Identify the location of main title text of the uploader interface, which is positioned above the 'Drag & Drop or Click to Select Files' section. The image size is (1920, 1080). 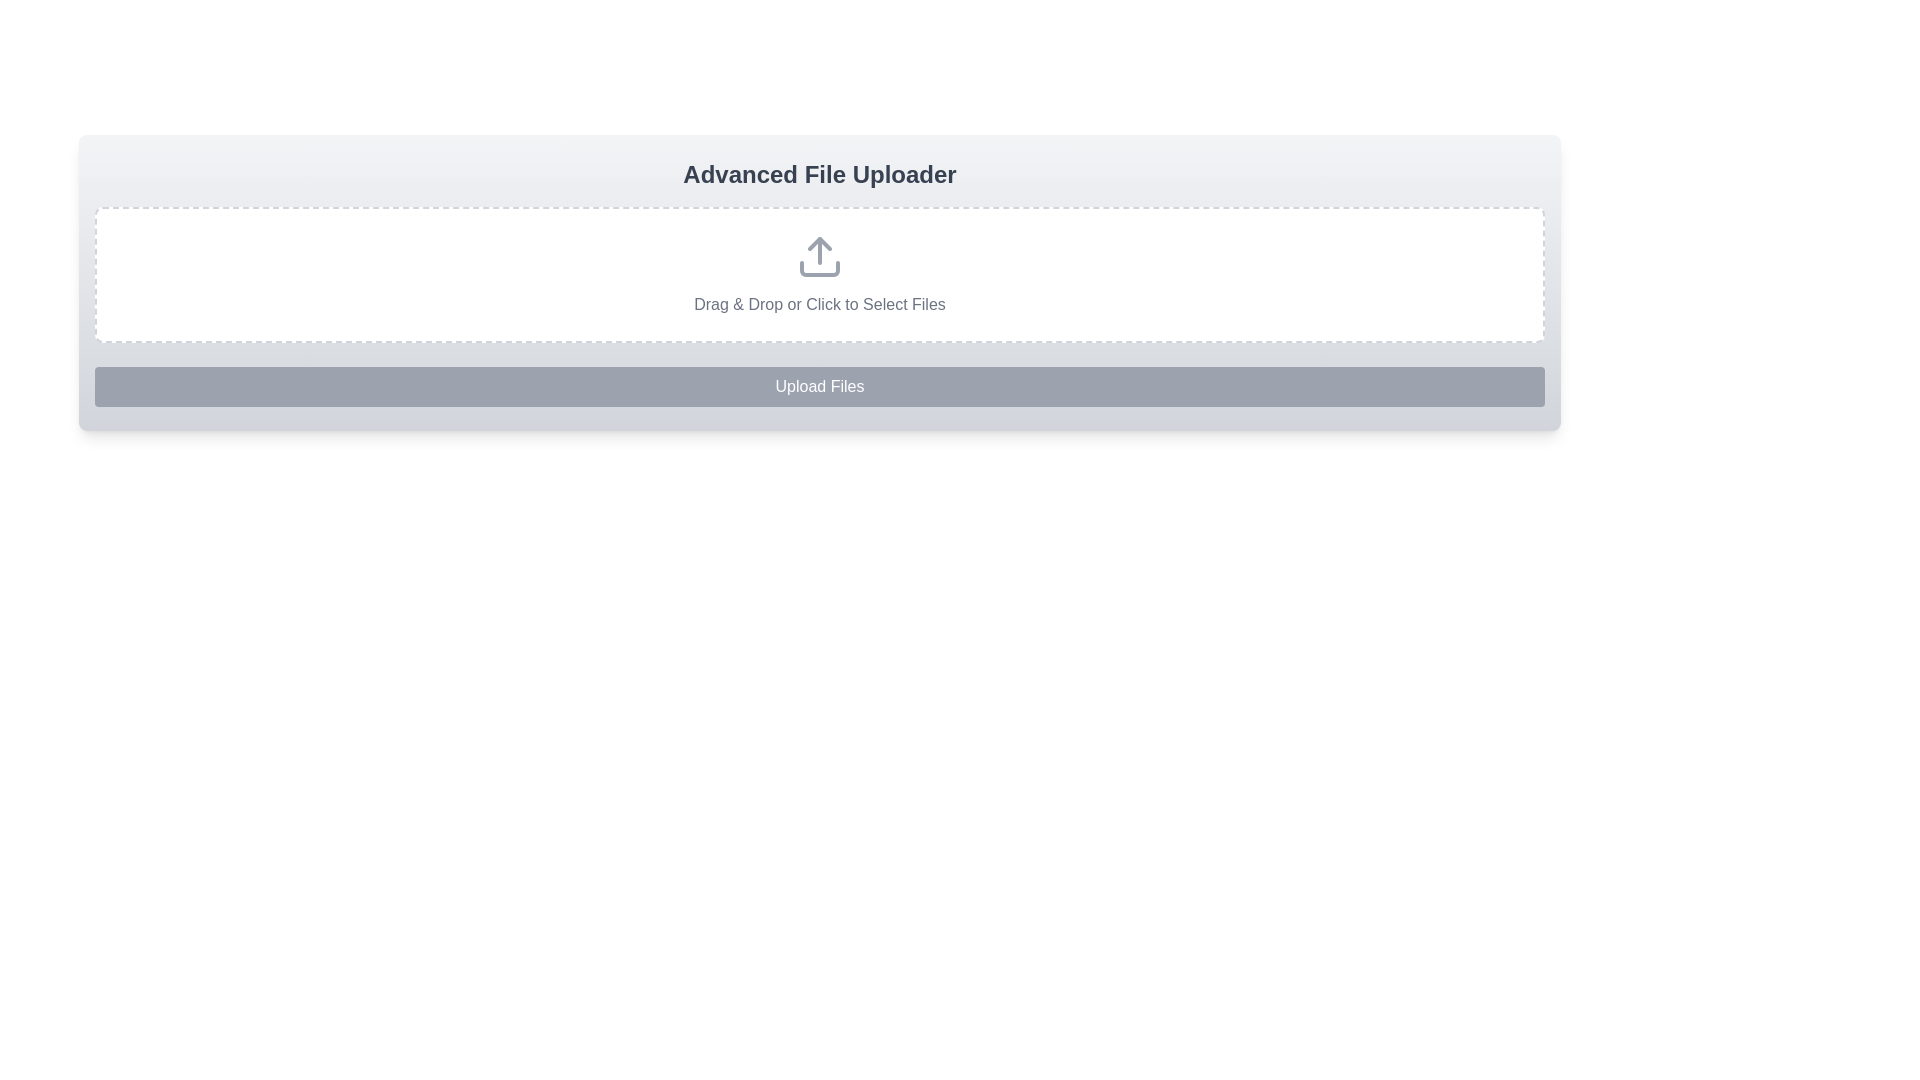
(820, 173).